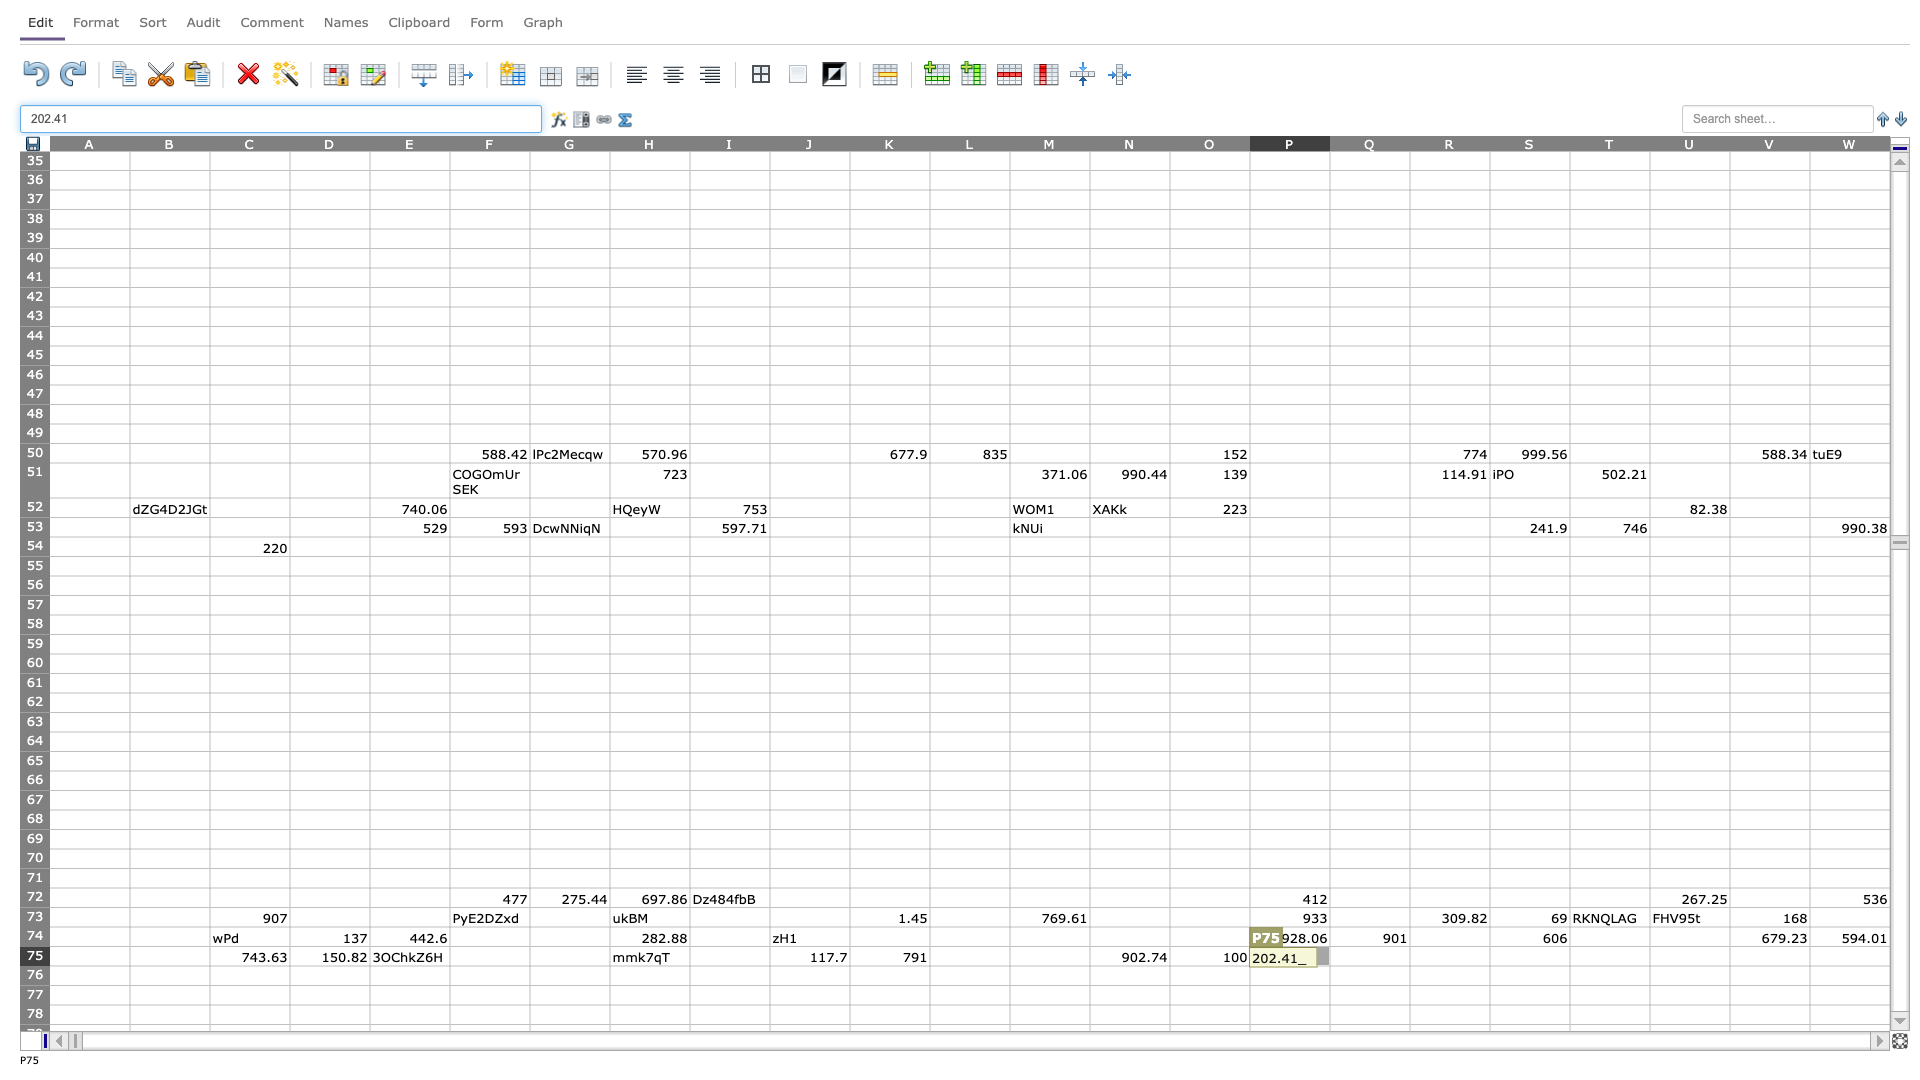 The height and width of the screenshot is (1080, 1920). What do you see at coordinates (1329, 945) in the screenshot?
I see `Top left corner of Q-75` at bounding box center [1329, 945].